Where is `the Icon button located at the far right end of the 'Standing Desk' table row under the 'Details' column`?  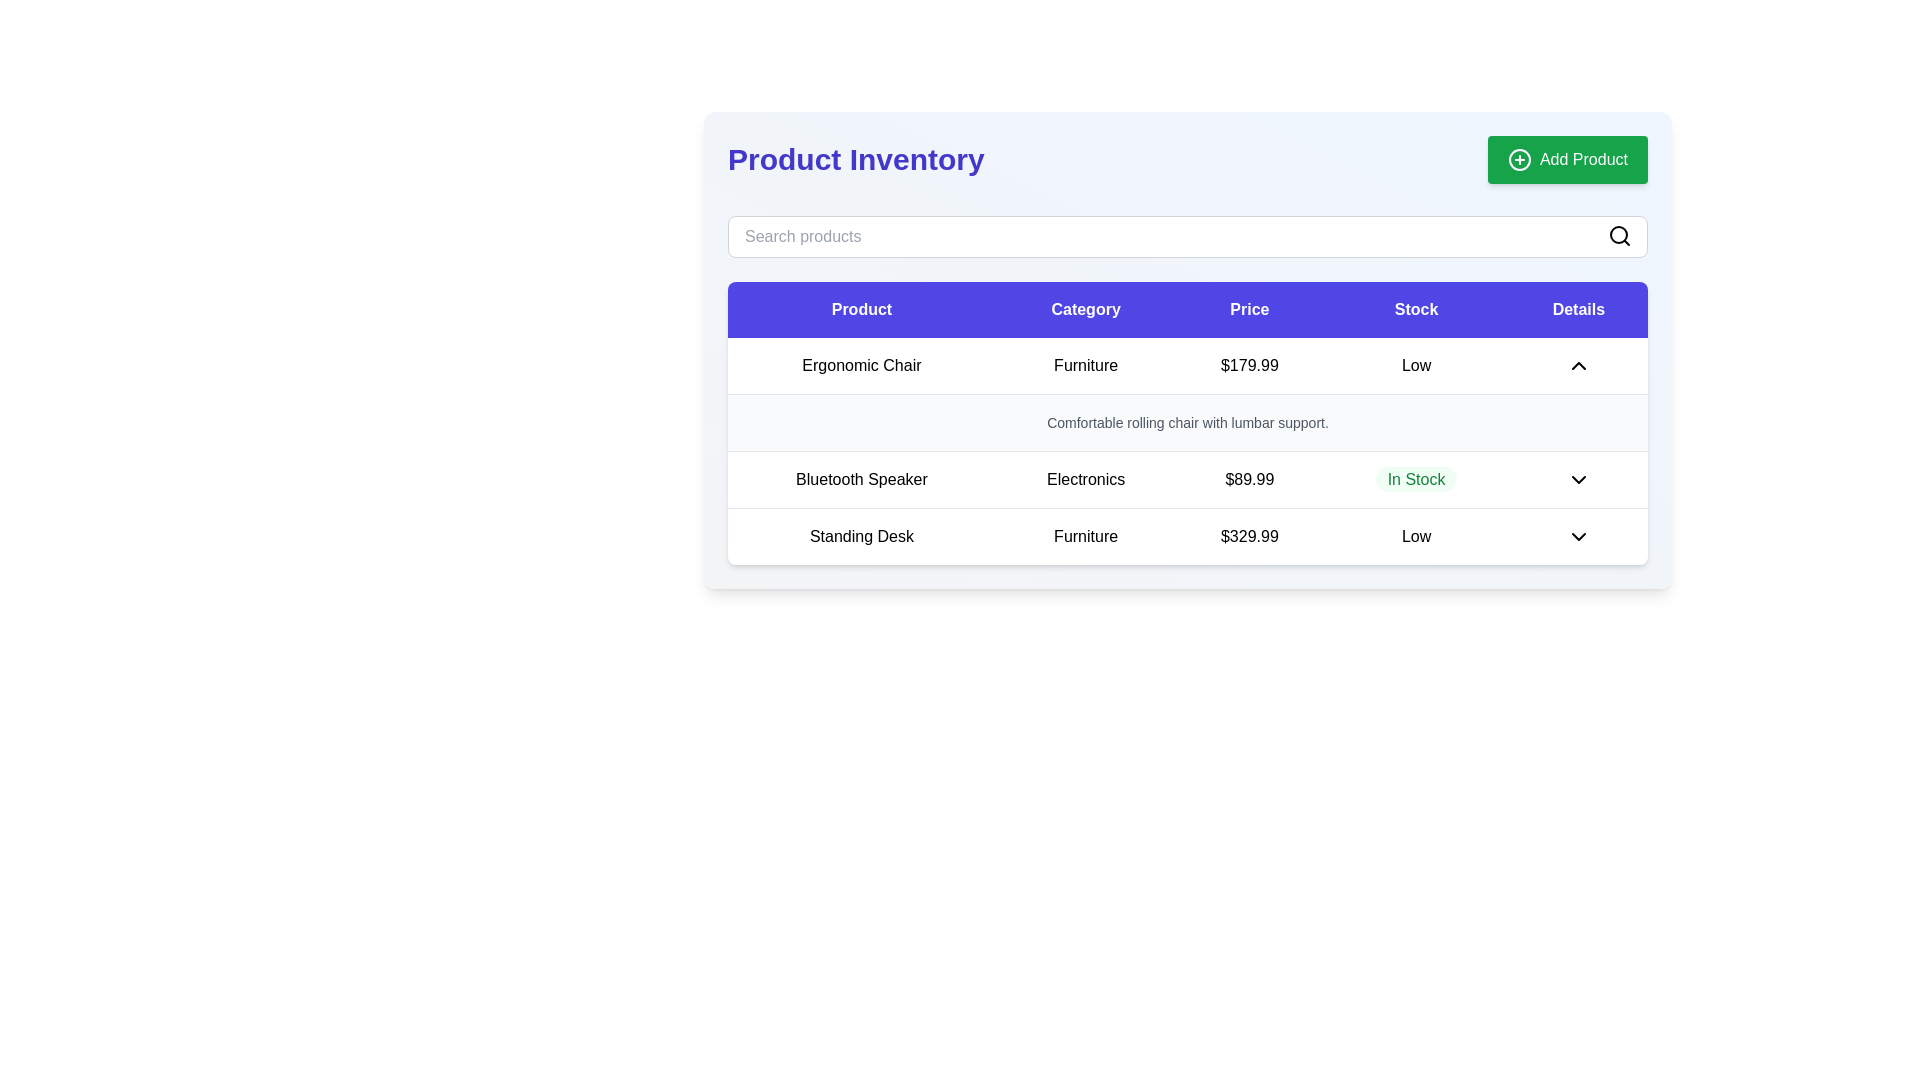
the Icon button located at the far right end of the 'Standing Desk' table row under the 'Details' column is located at coordinates (1577, 535).